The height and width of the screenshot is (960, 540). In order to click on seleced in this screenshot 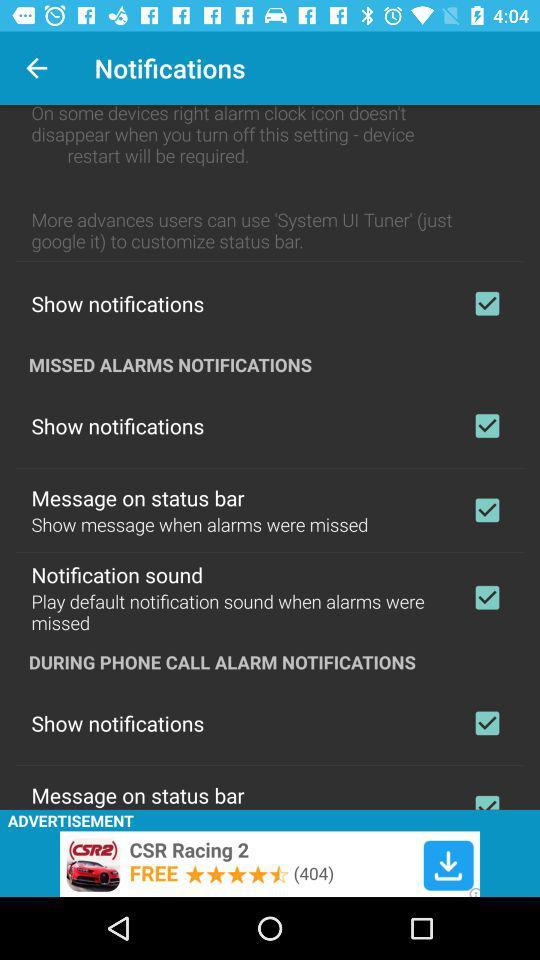, I will do `click(486, 597)`.